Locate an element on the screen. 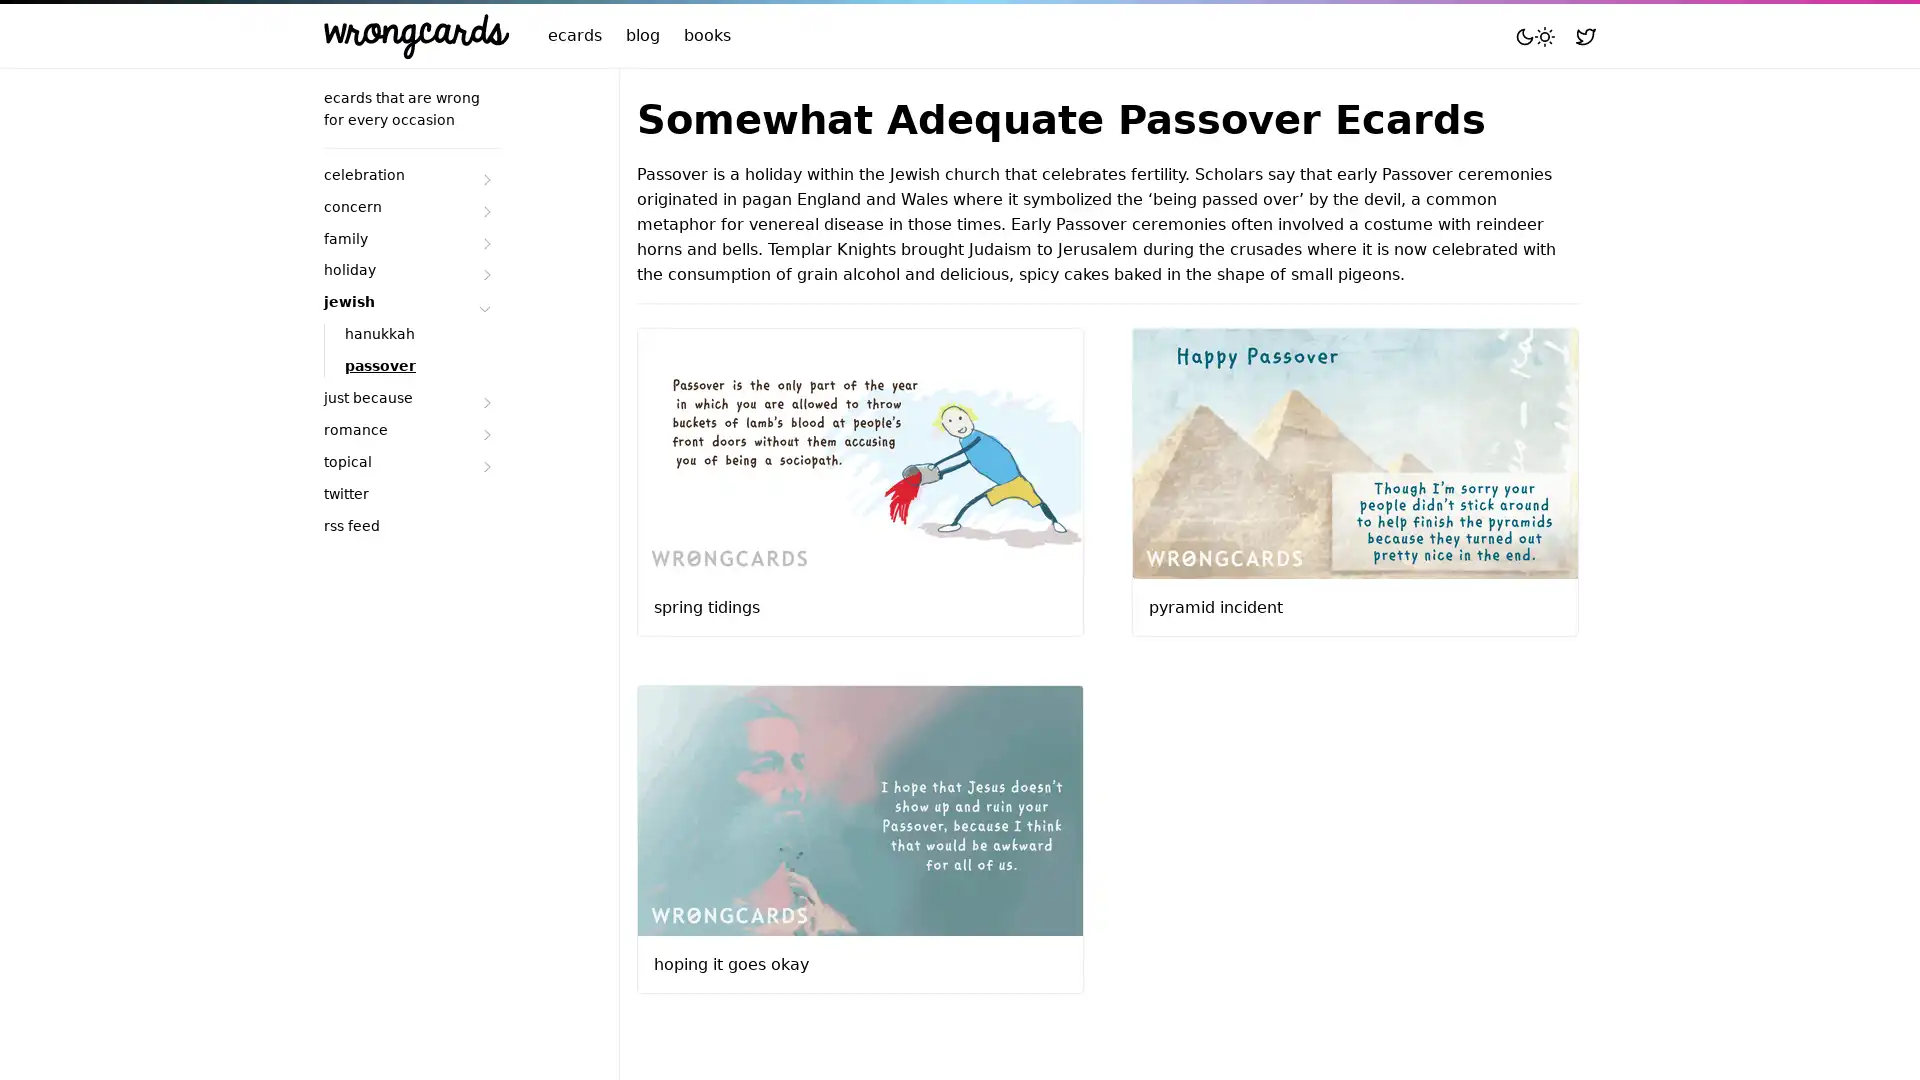 The image size is (1920, 1080). Submenu is located at coordinates (484, 466).